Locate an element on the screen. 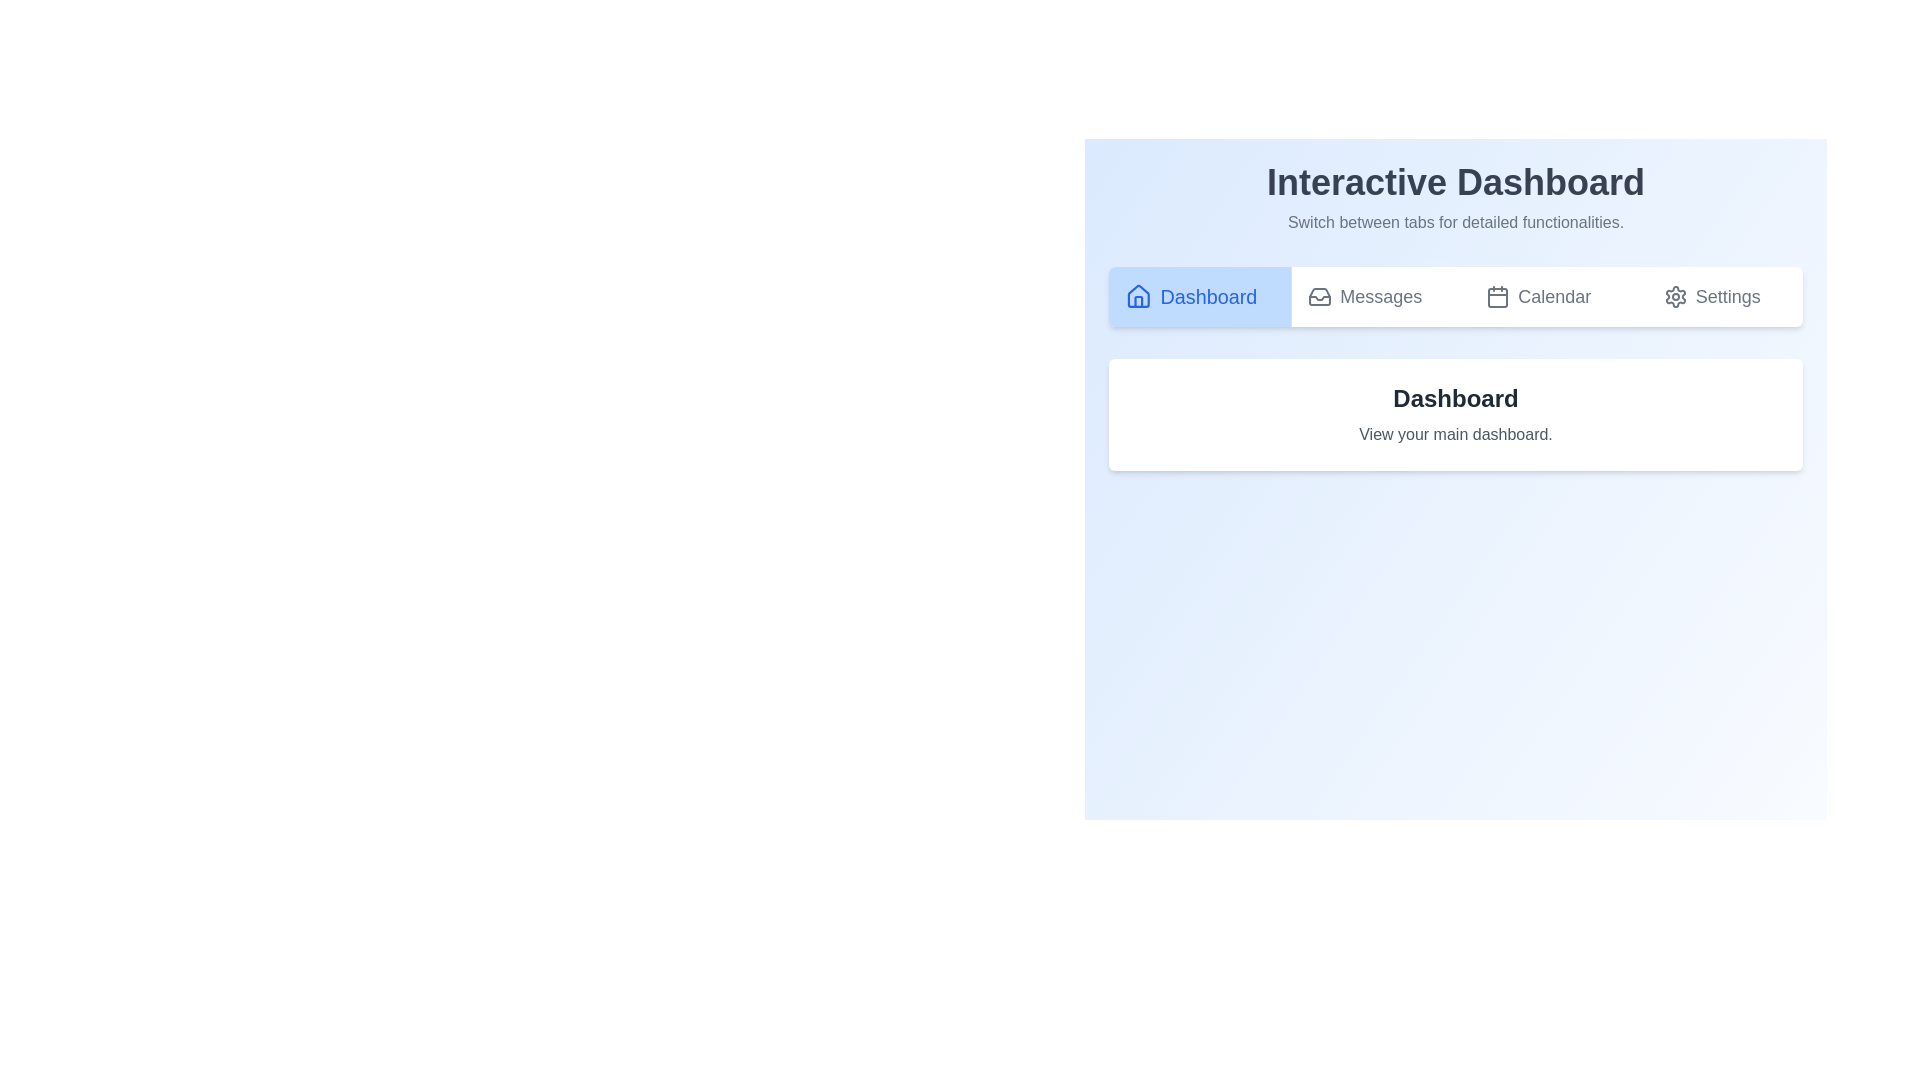  the calendar tab icon in the navigation bar is located at coordinates (1498, 297).